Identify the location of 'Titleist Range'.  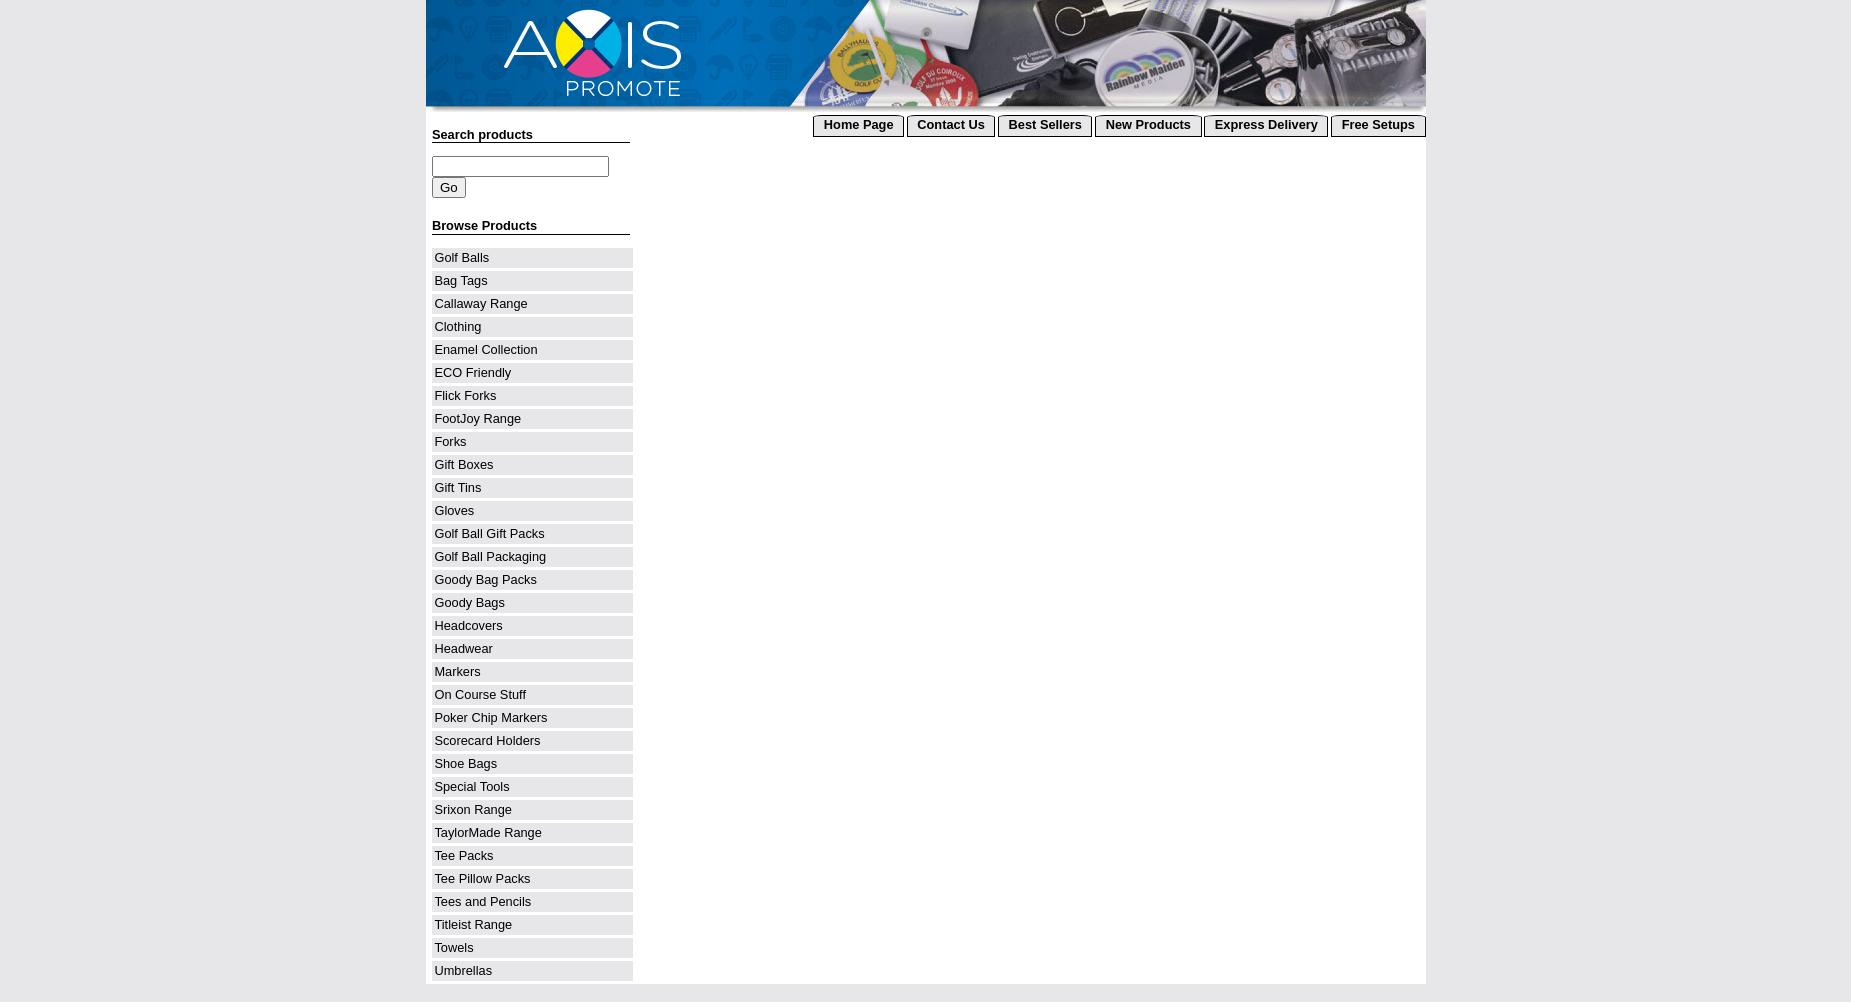
(472, 923).